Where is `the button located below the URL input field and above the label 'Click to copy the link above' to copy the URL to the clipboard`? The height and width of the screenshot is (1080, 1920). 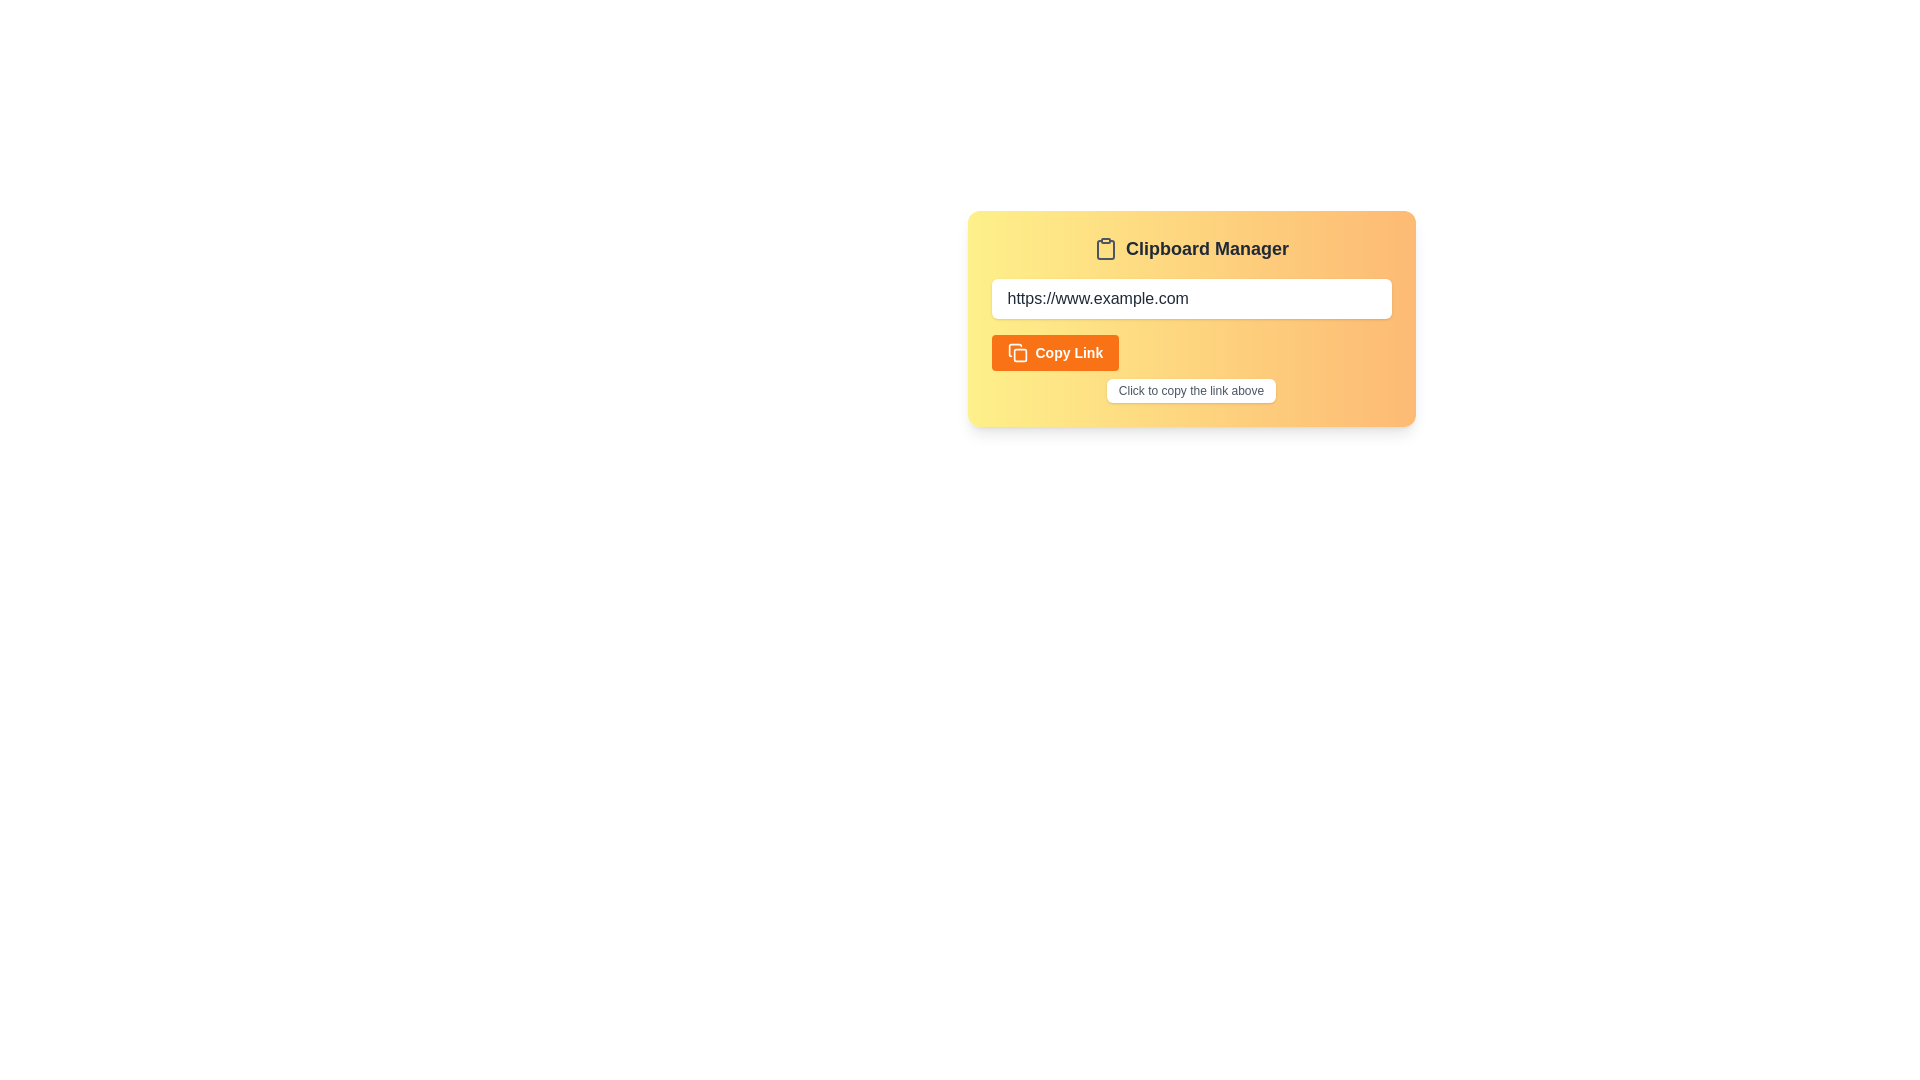 the button located below the URL input field and above the label 'Click to copy the link above' to copy the URL to the clipboard is located at coordinates (1054, 352).